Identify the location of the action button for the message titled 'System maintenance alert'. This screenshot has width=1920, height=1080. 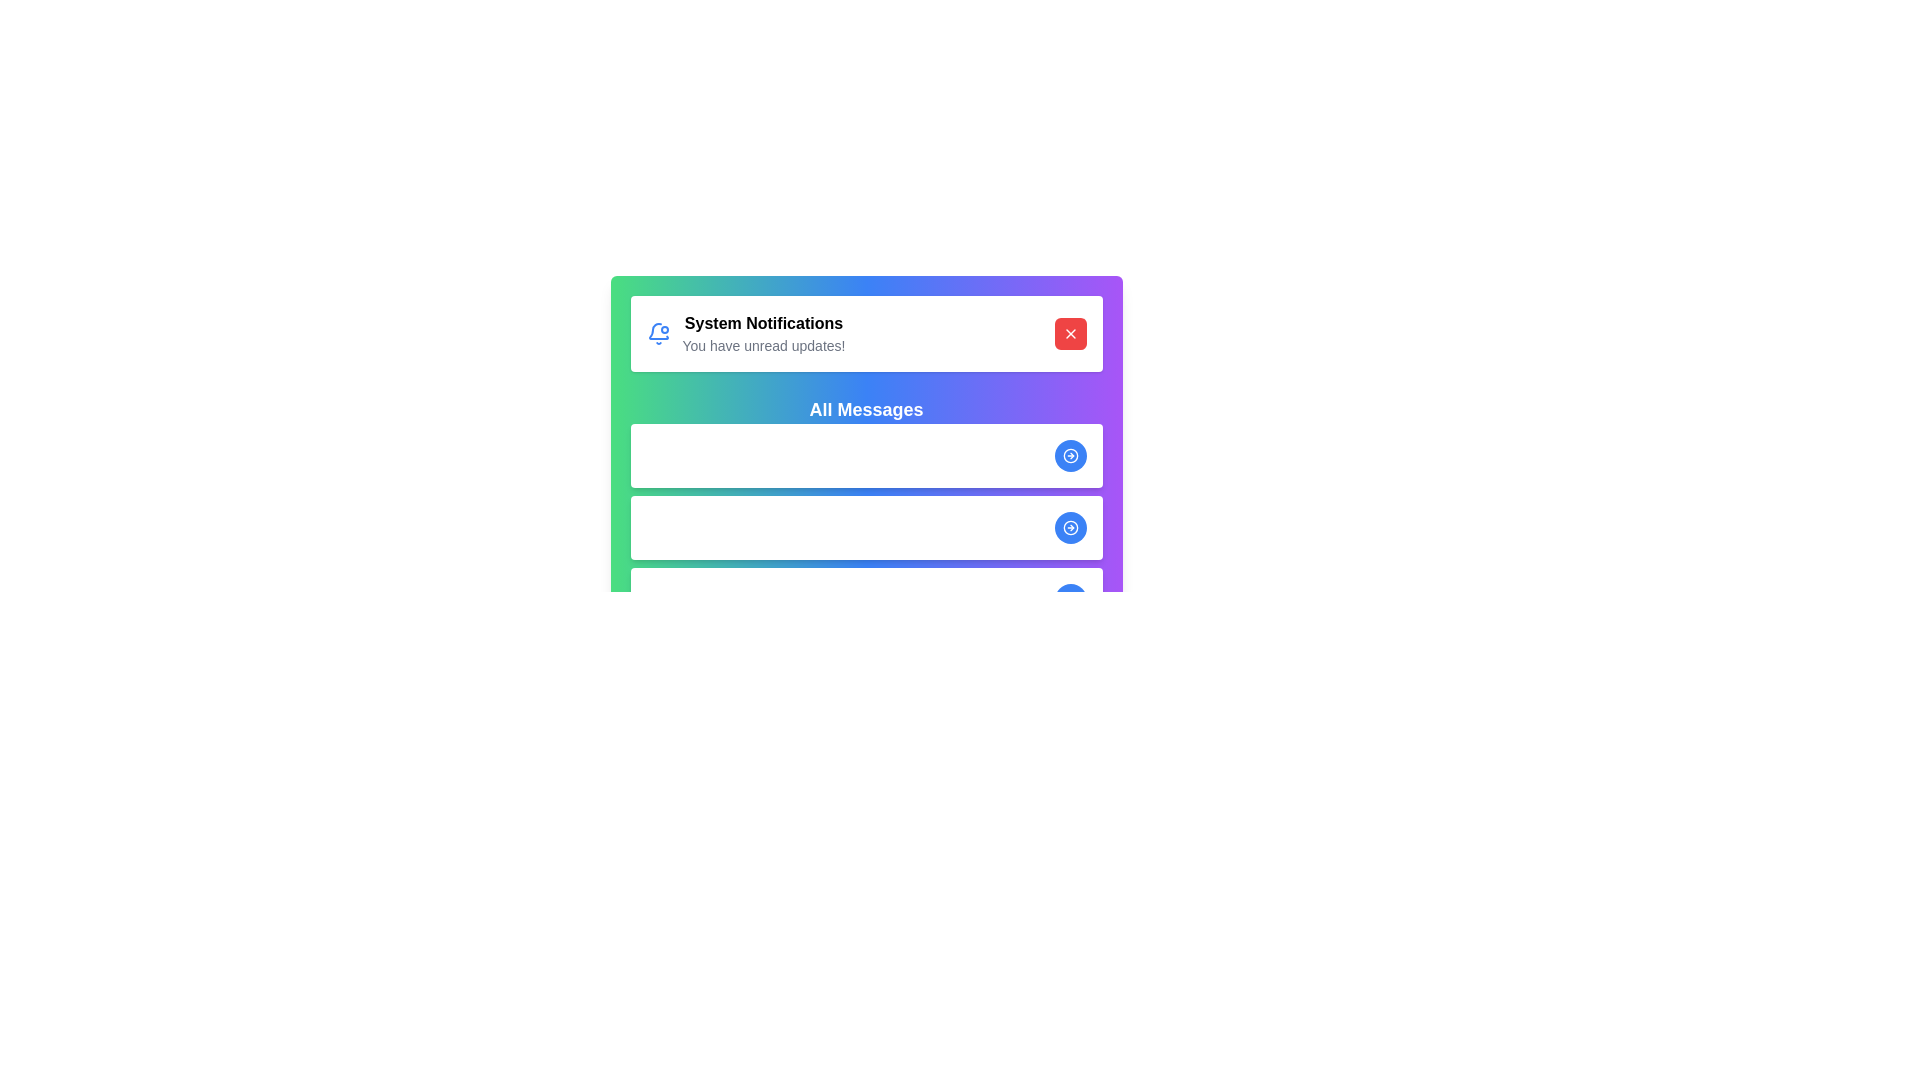
(1069, 527).